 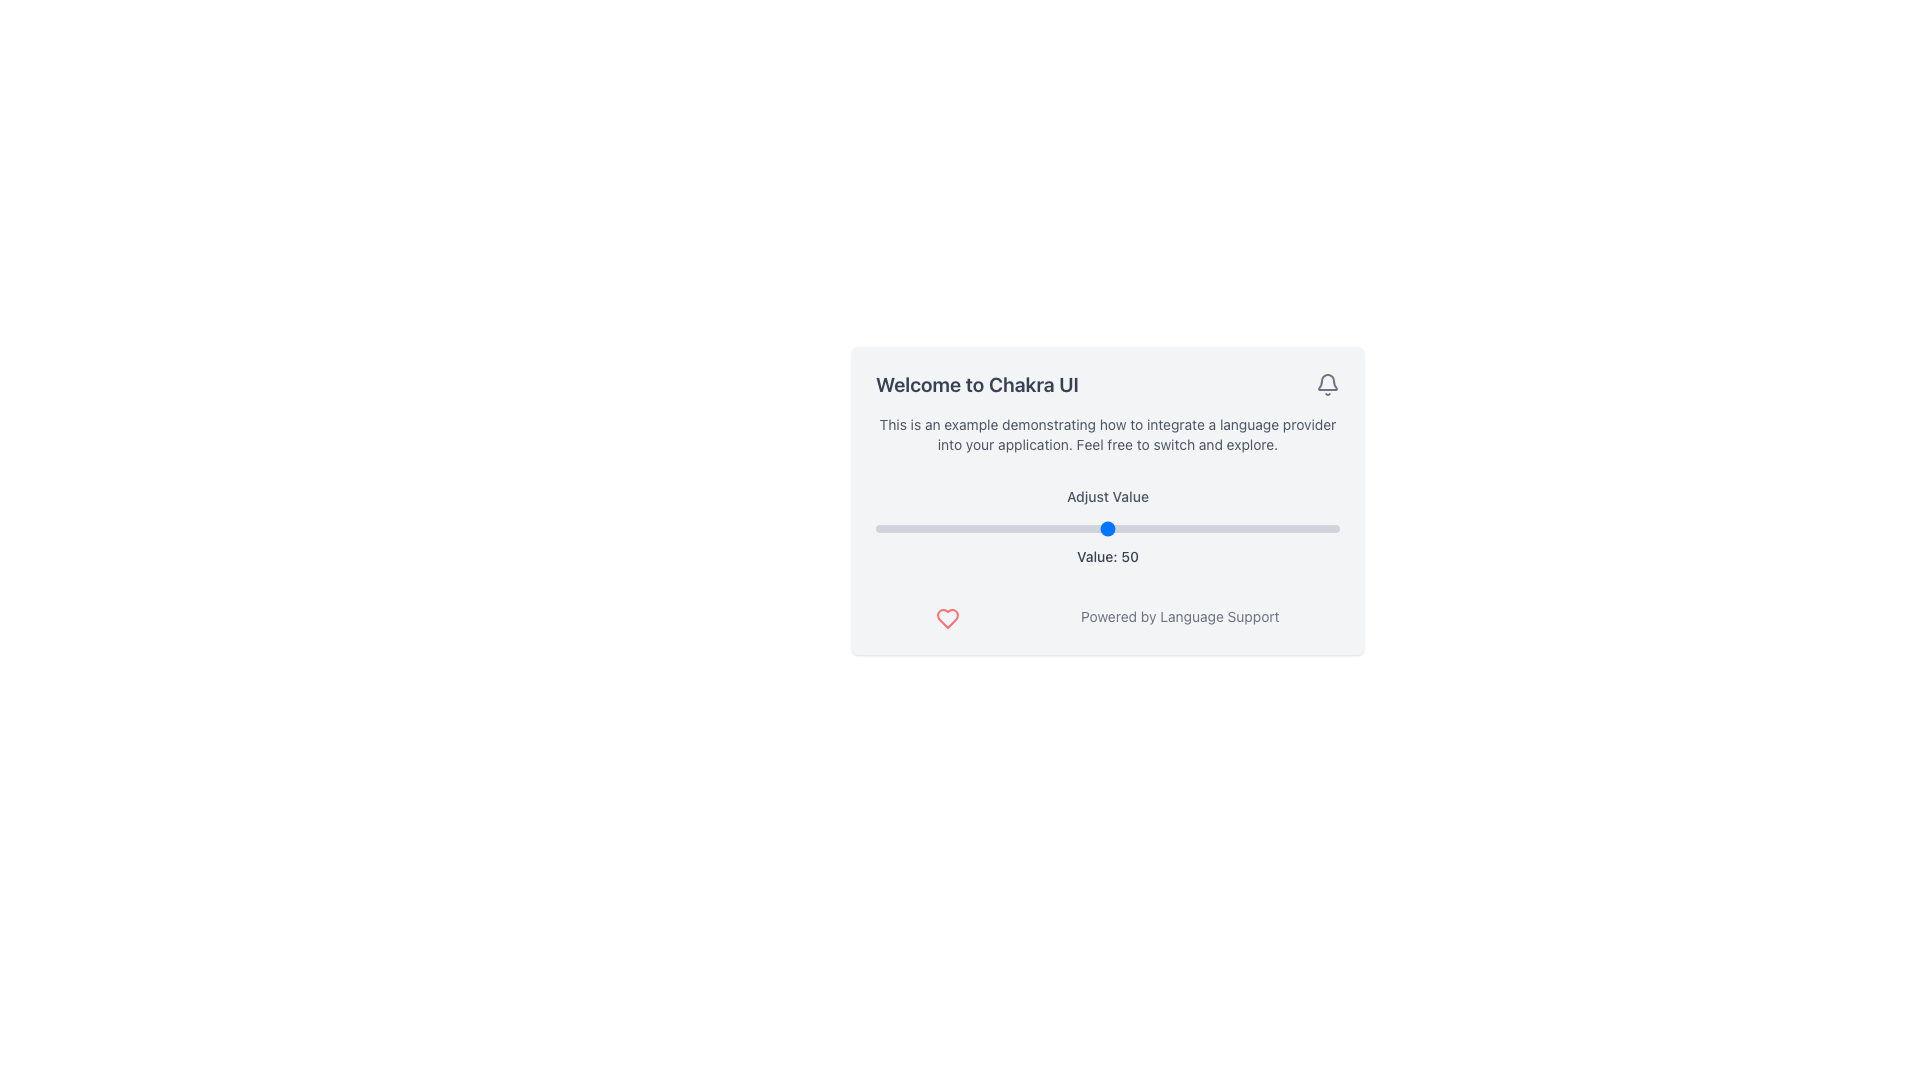 I want to click on the heart icon, which is outlined in red and positioned as the leftmost element in a horizontally-aligned group at the bottom of the main content card, so click(x=947, y=617).